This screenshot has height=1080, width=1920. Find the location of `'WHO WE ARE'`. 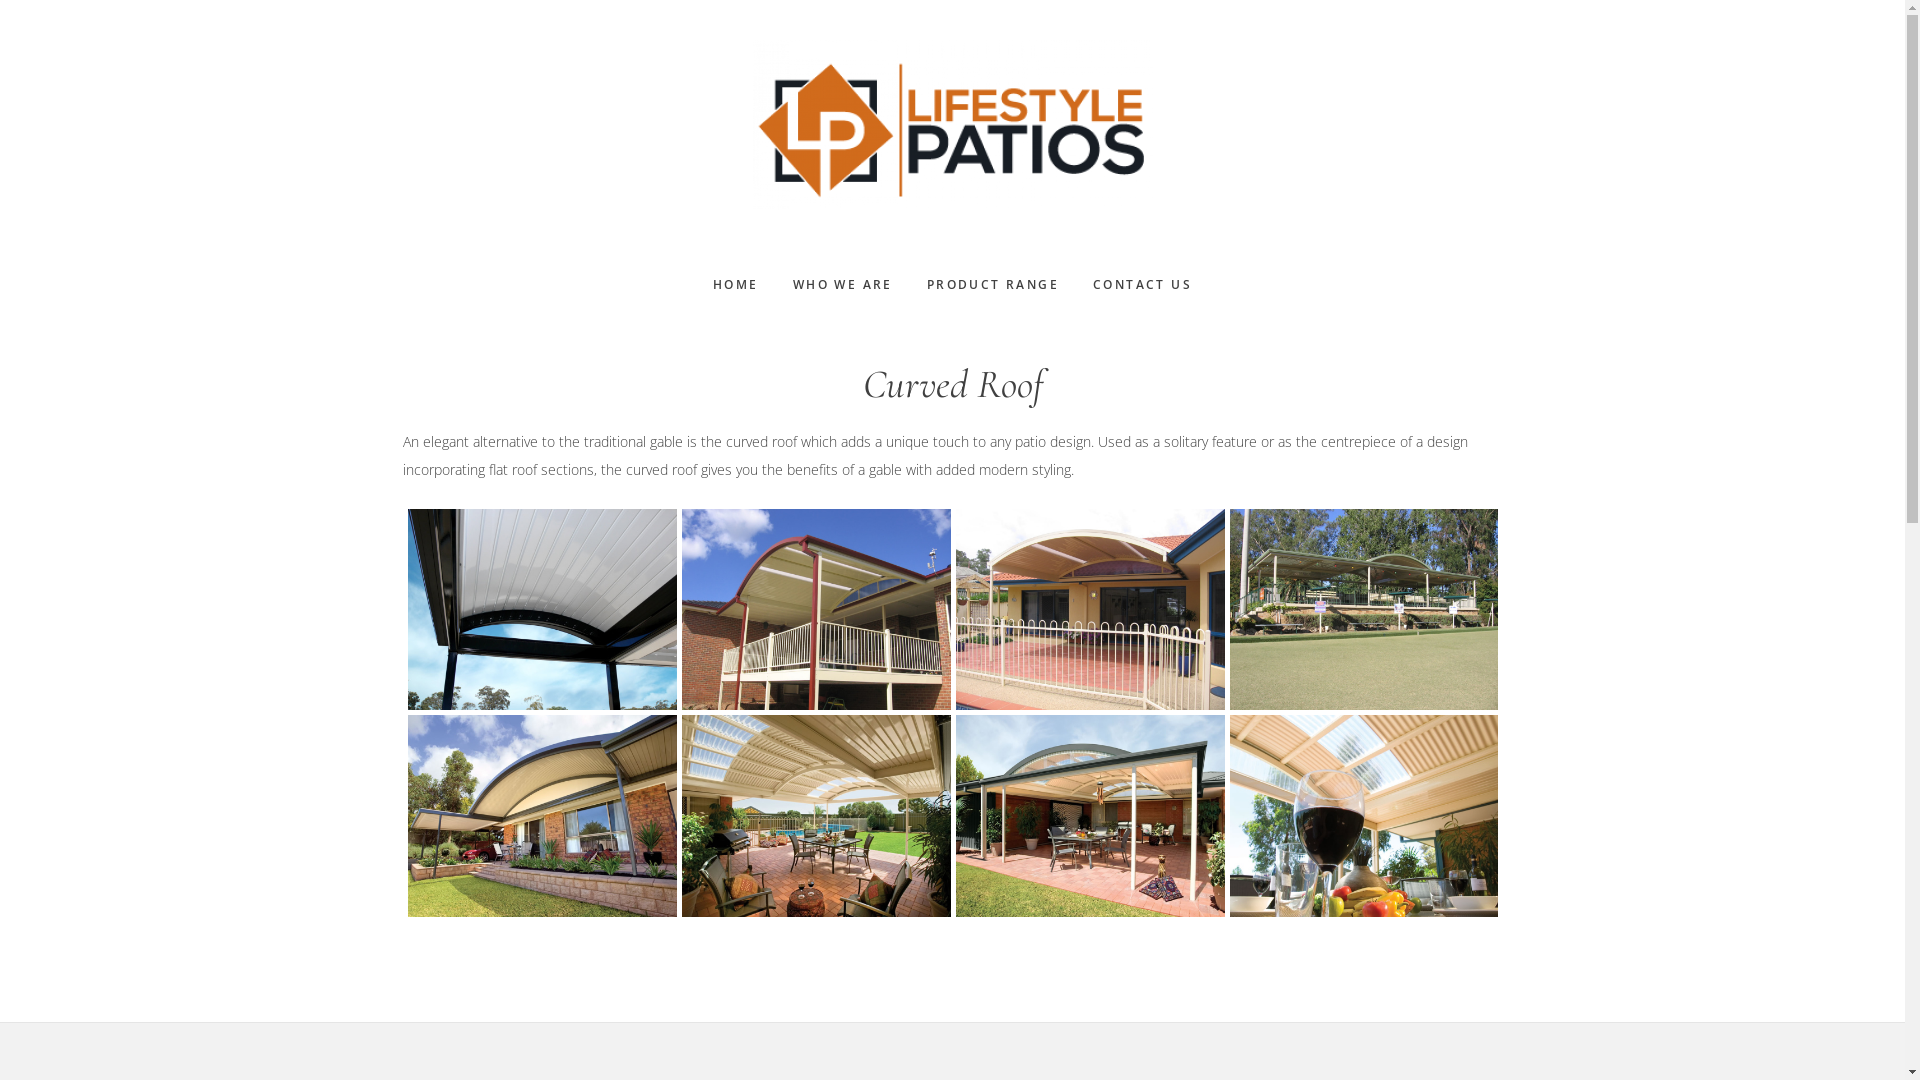

'WHO WE ARE' is located at coordinates (843, 285).